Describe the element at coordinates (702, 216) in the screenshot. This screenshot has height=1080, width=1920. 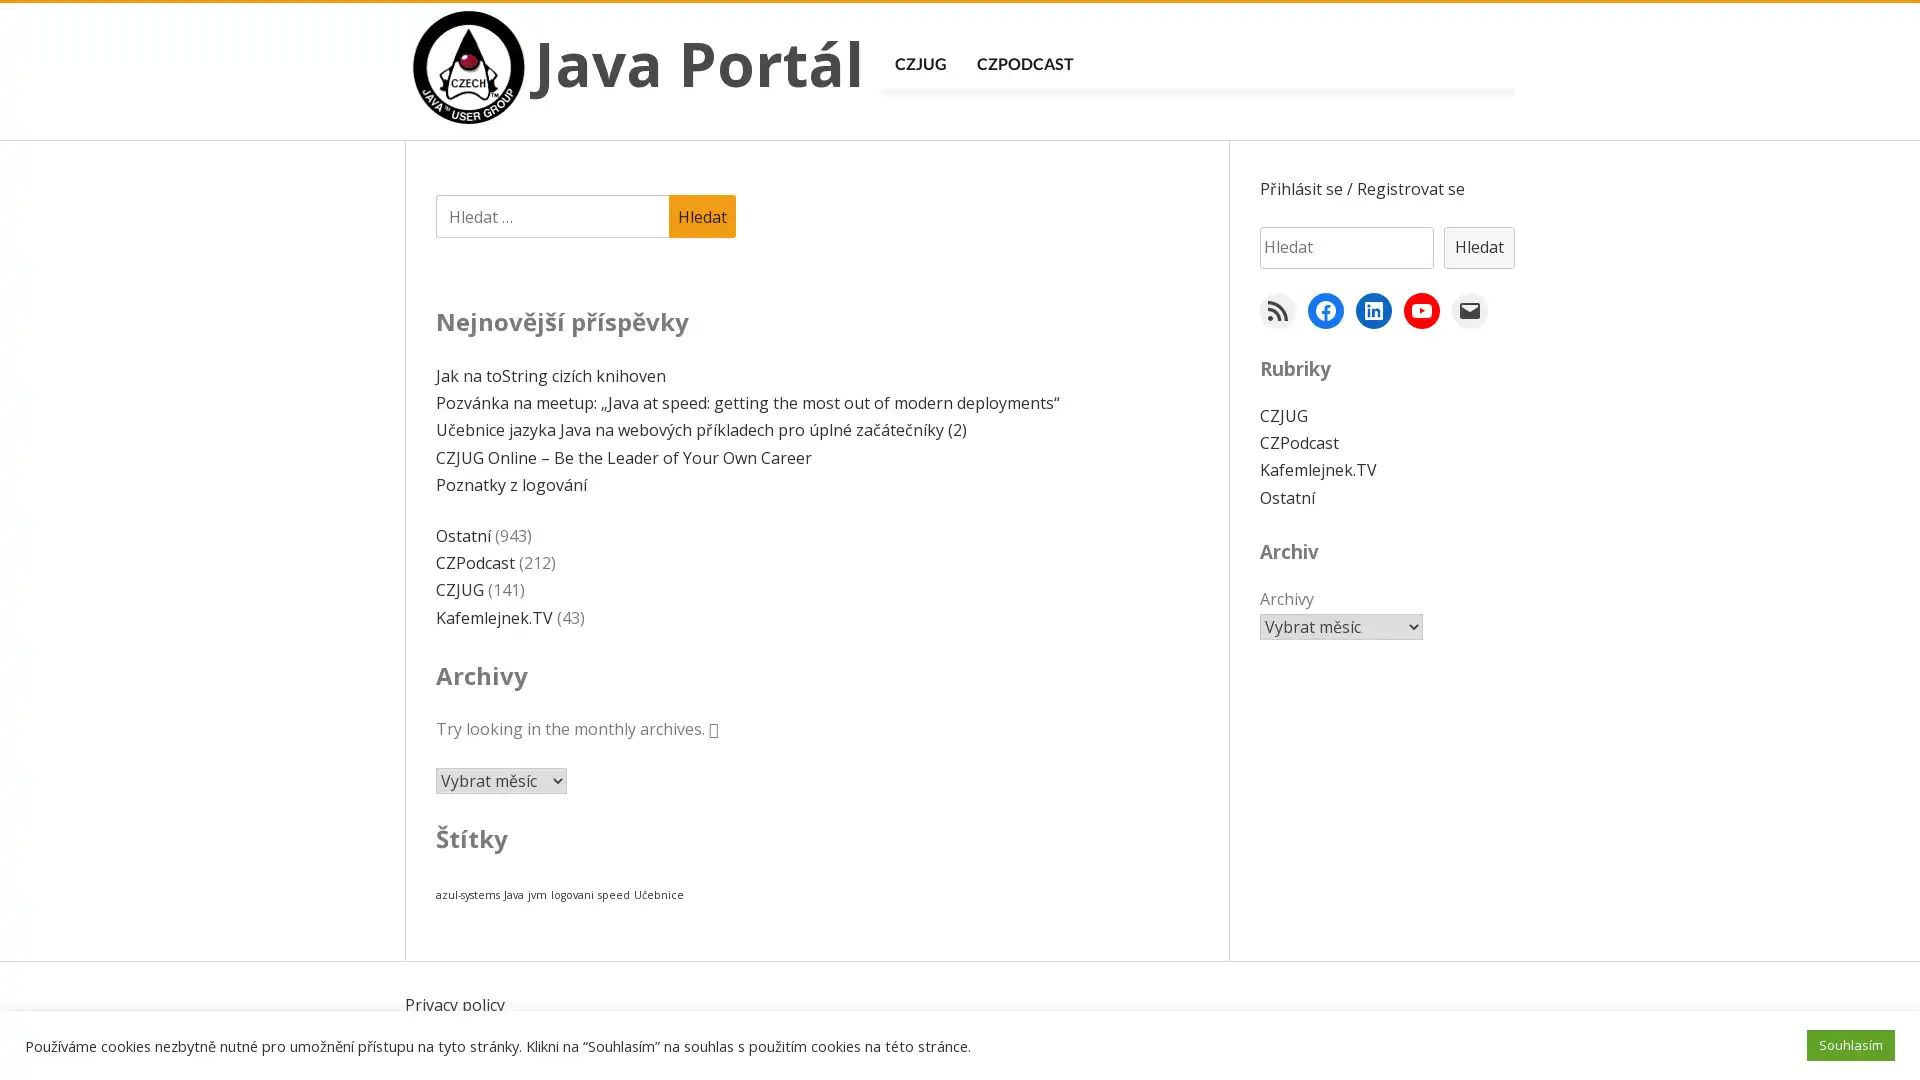
I see `Hledat` at that location.